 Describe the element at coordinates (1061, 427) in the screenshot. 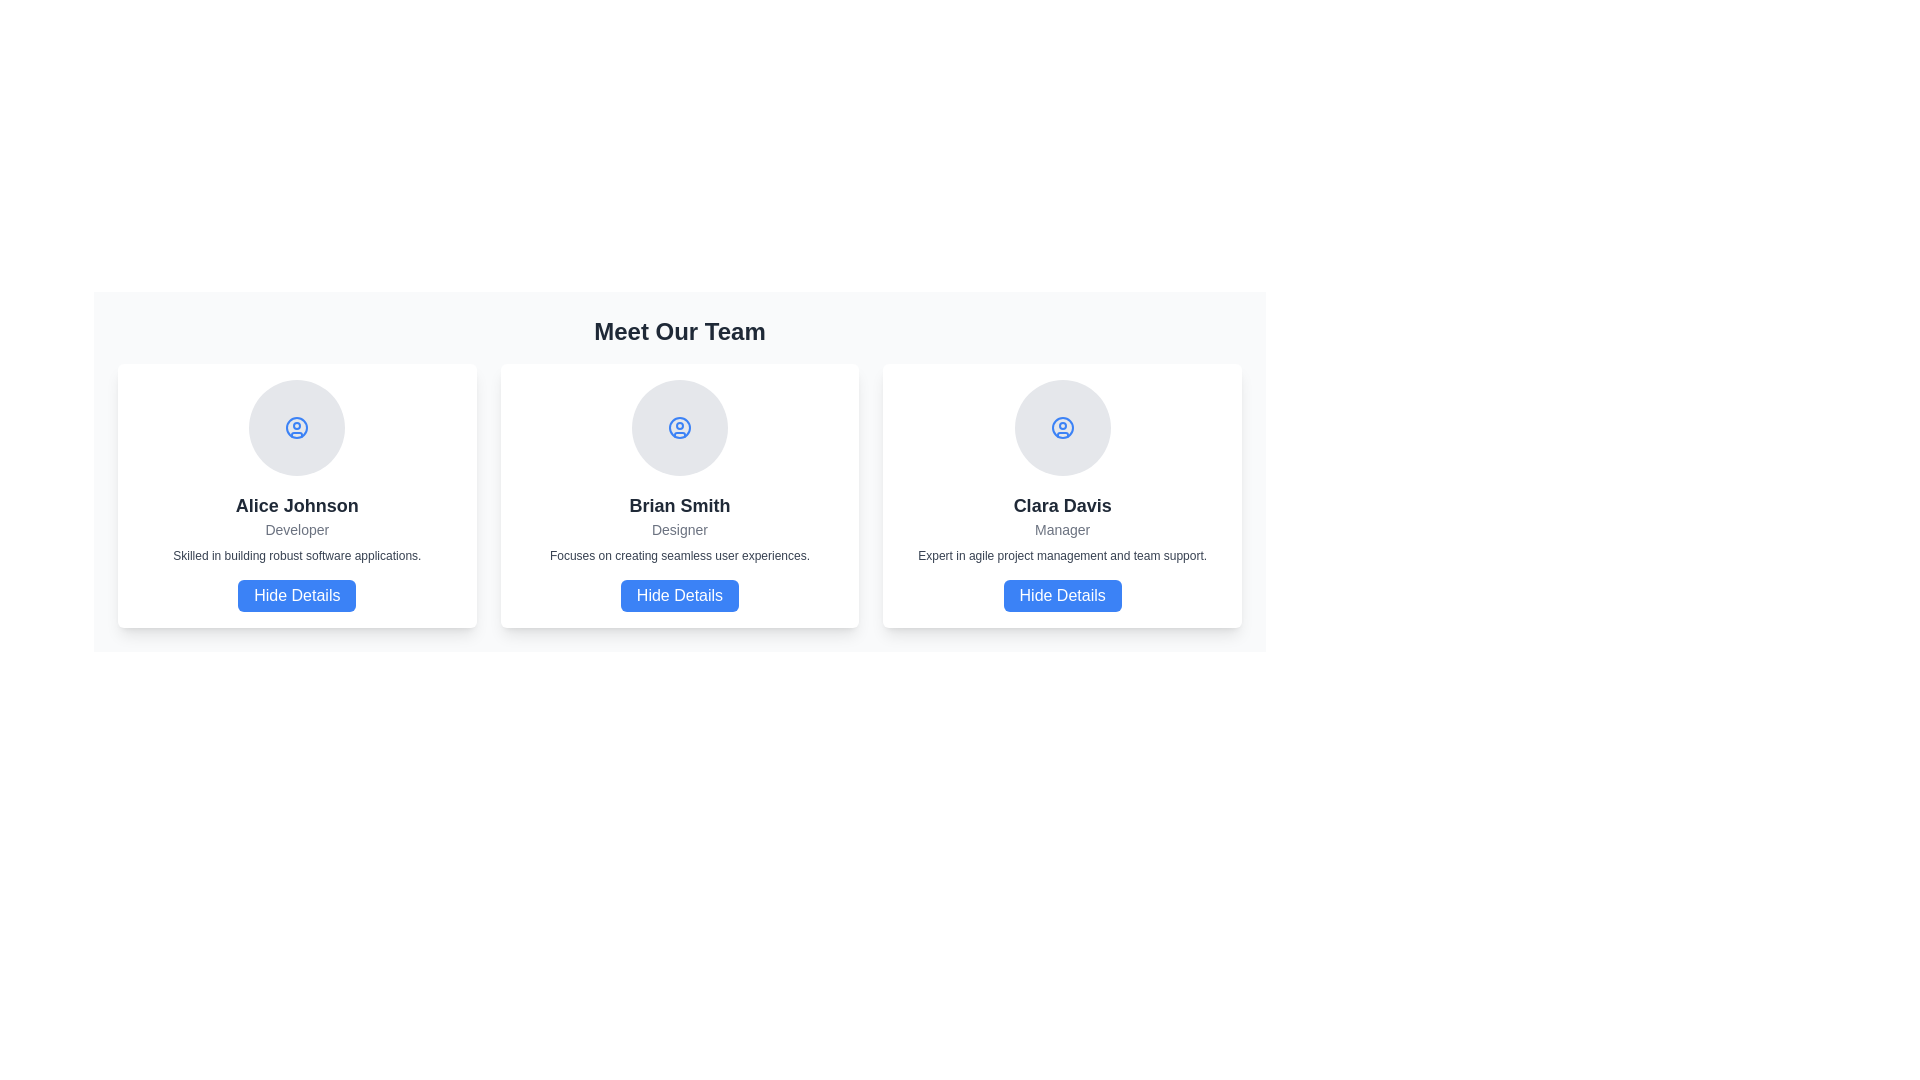

I see `the avatar representing team member Clara Davis, which is positioned at the top center of her card in the 'Meet Our Team' layout` at that location.